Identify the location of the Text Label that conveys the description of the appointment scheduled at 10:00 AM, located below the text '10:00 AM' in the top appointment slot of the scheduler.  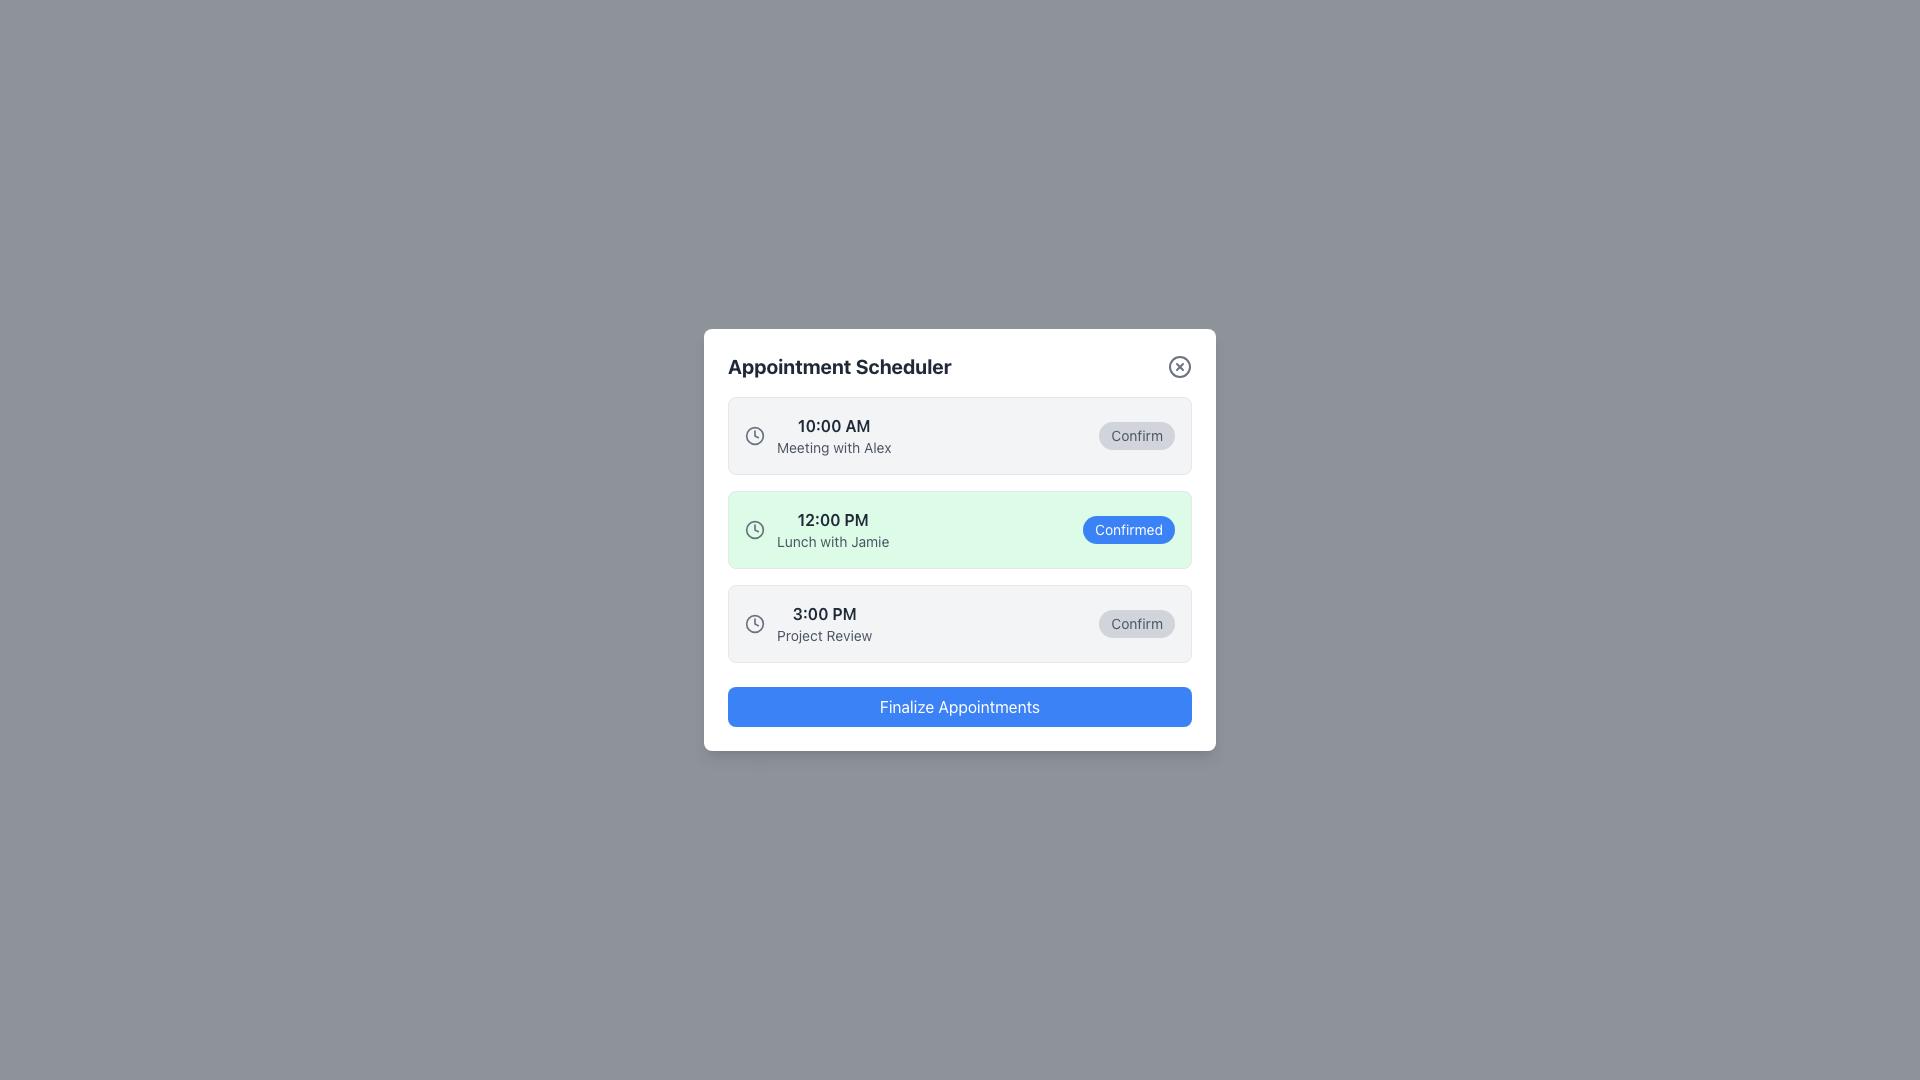
(834, 446).